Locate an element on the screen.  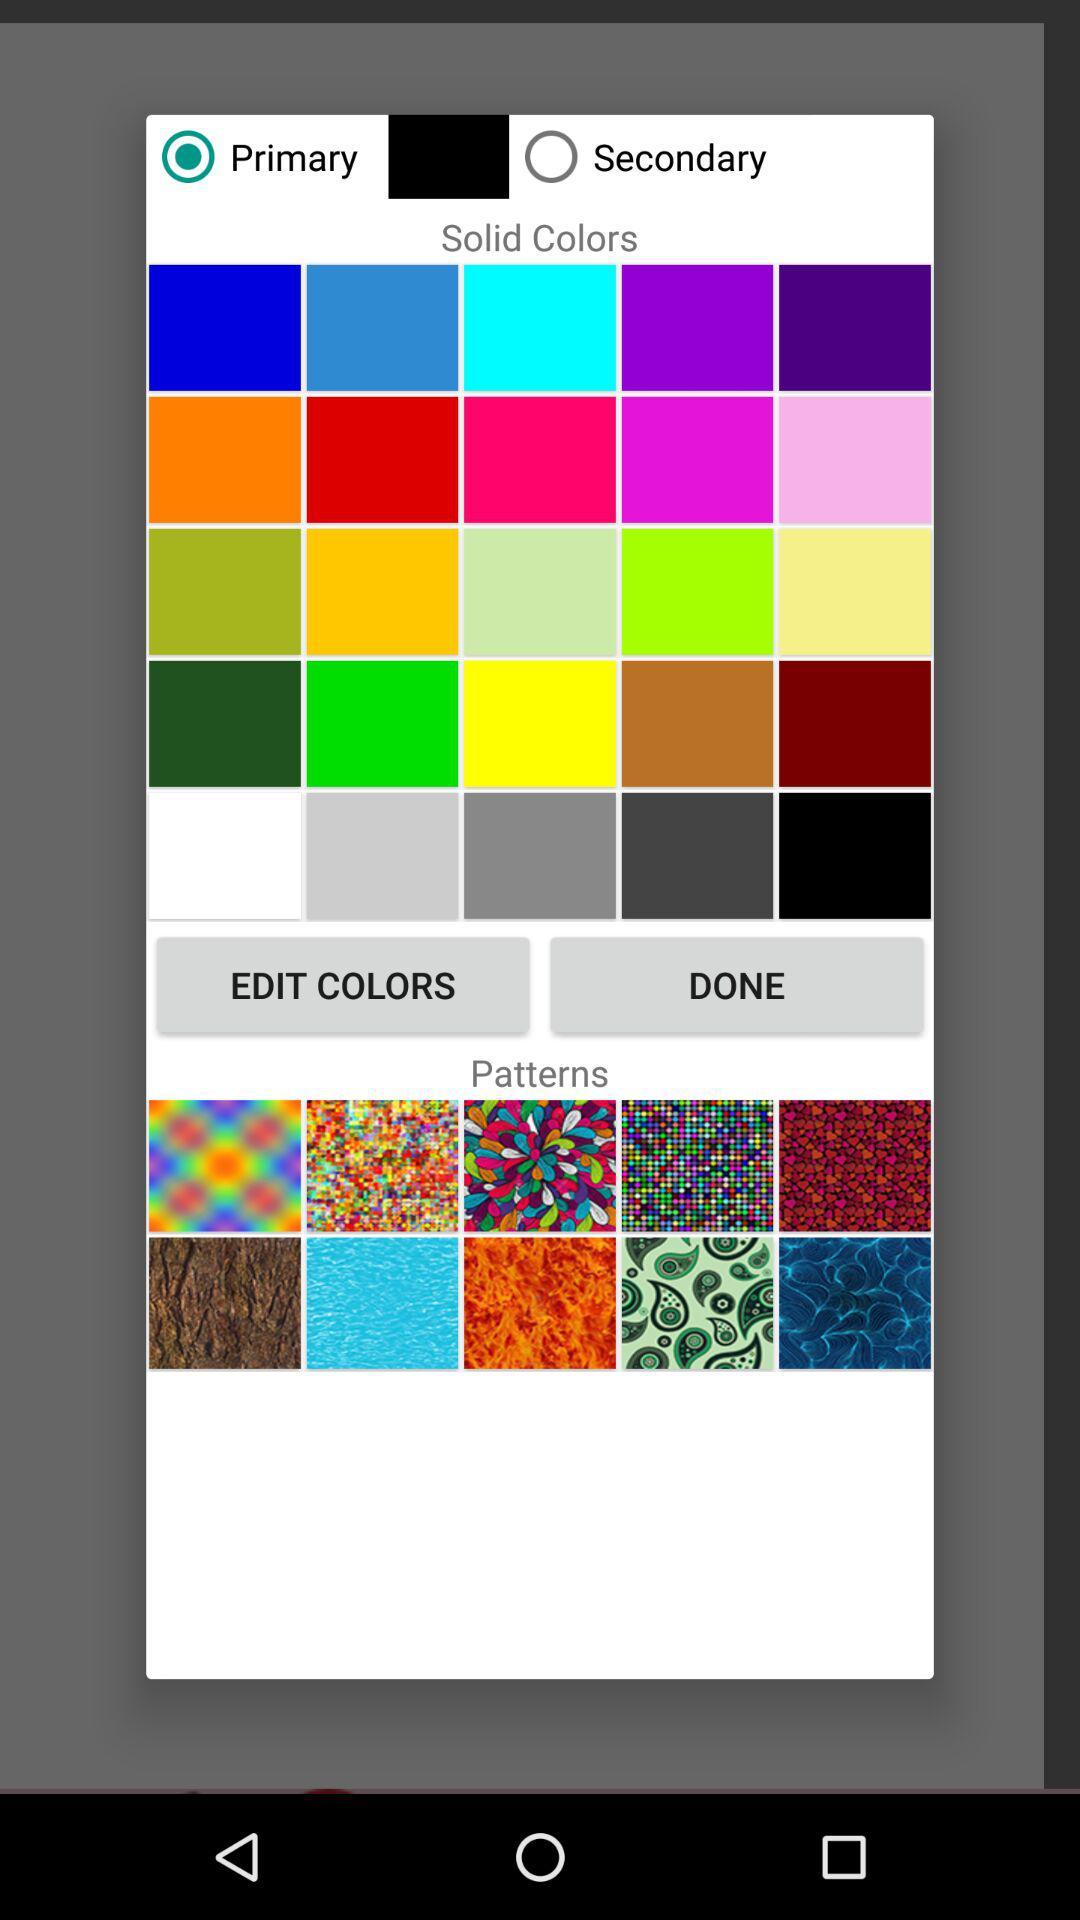
solid color is located at coordinates (382, 327).